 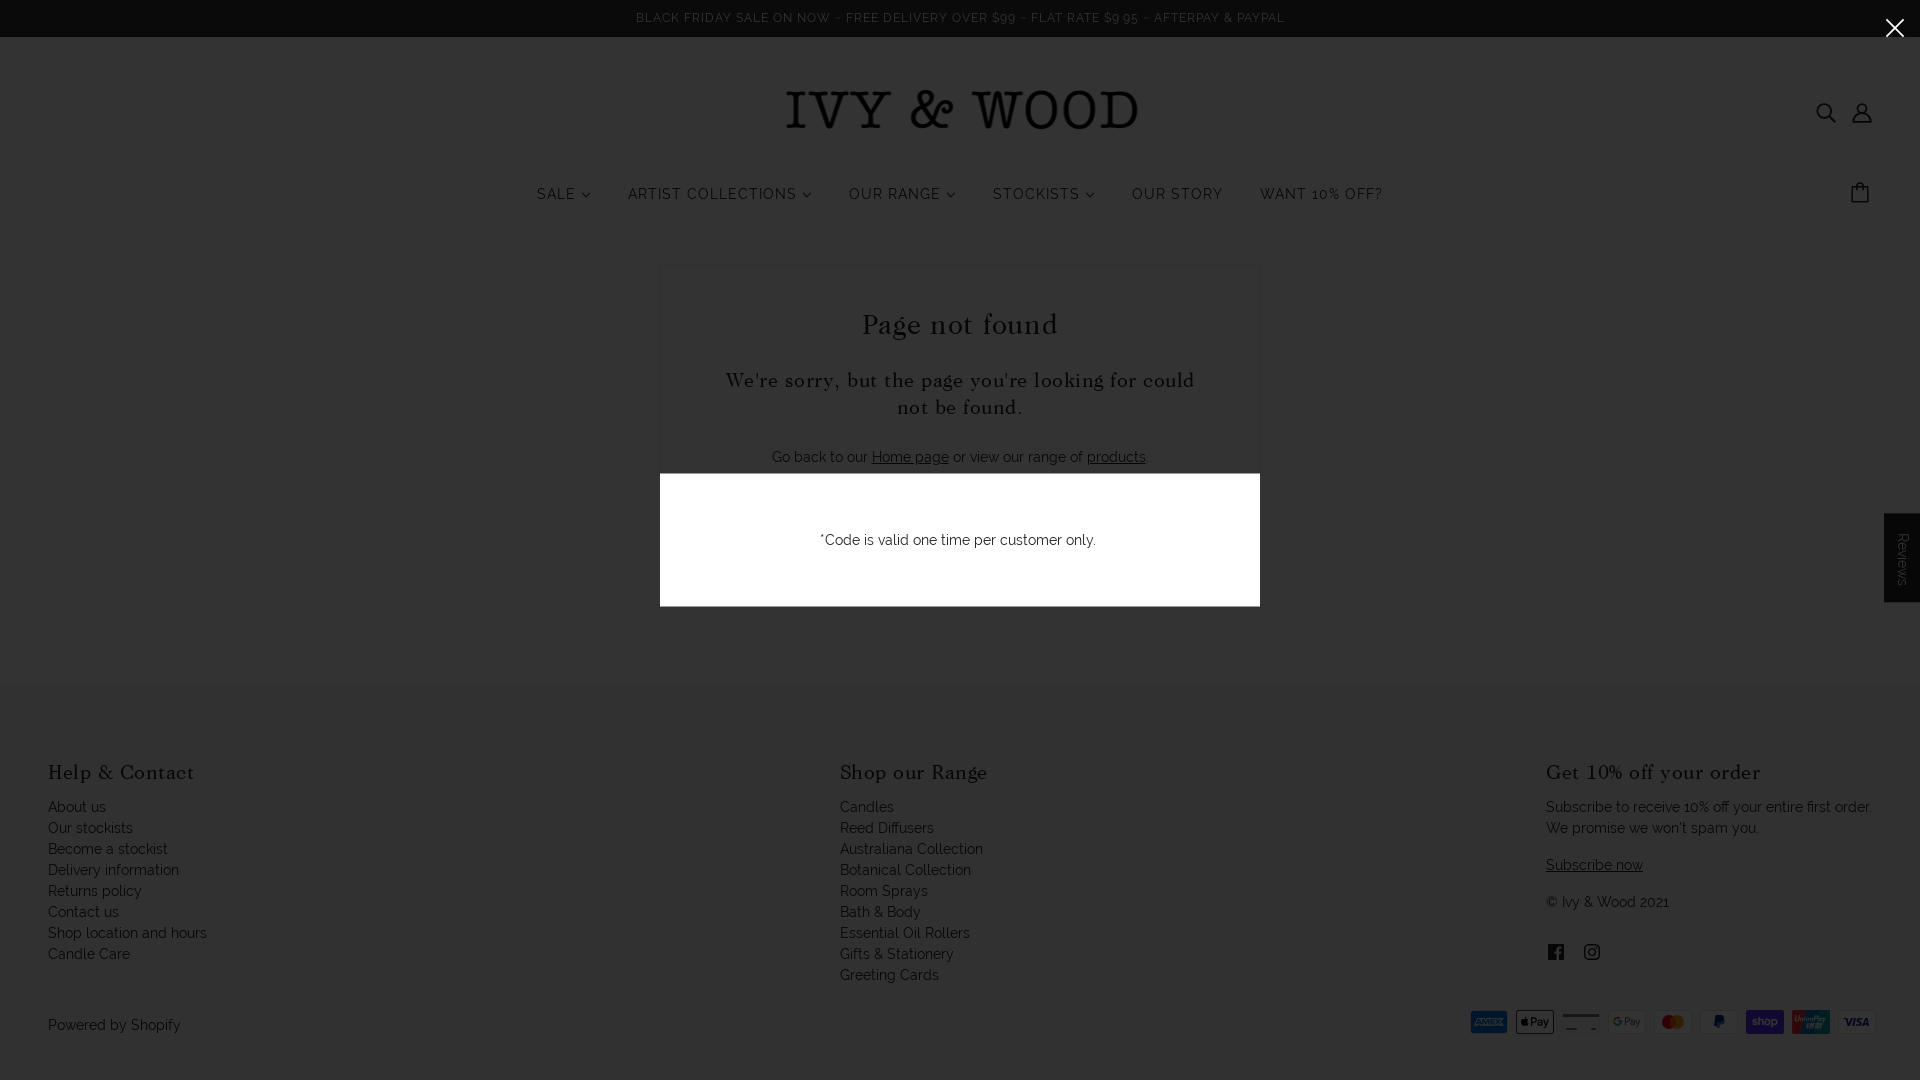 I want to click on 'Powered by Shopify', so click(x=113, y=1023).